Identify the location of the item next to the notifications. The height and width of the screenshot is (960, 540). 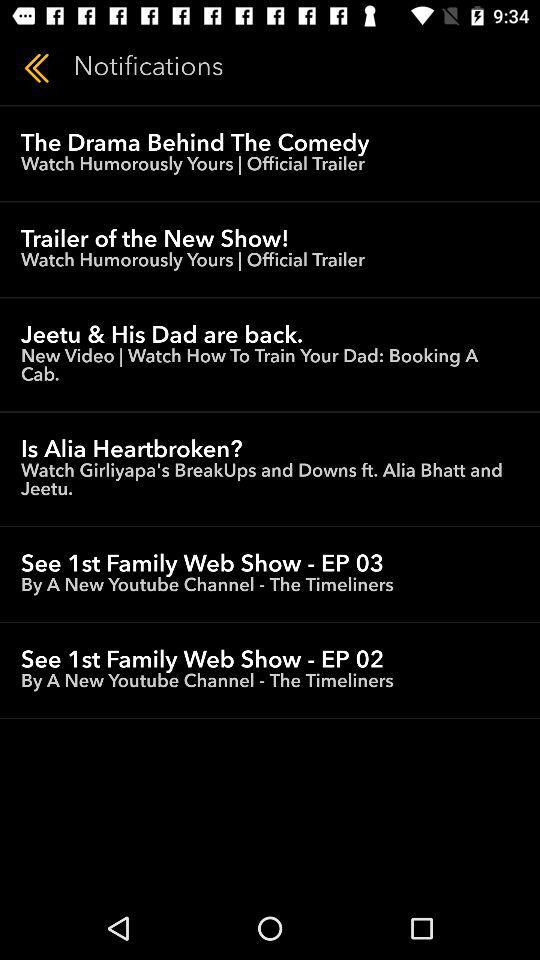
(36, 68).